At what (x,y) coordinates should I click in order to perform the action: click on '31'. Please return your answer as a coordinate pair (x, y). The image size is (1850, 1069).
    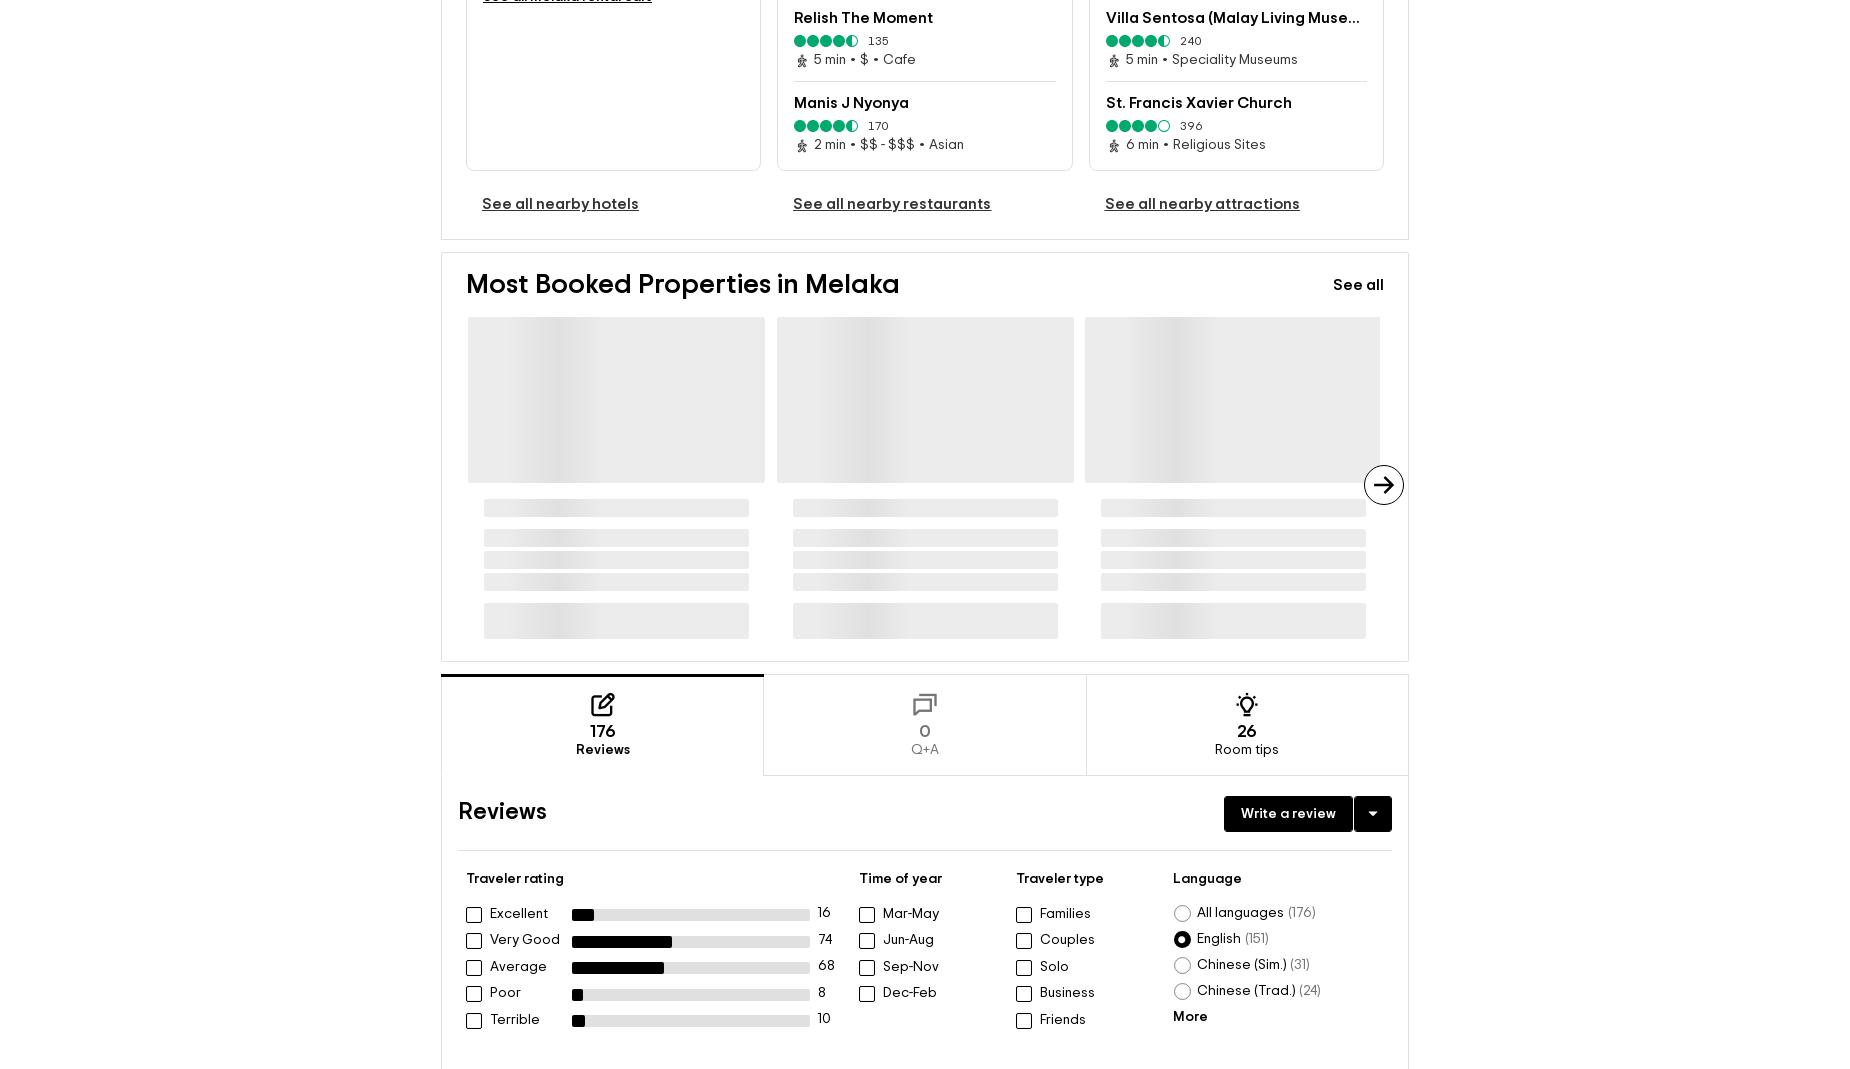
    Looking at the image, I should click on (1291, 964).